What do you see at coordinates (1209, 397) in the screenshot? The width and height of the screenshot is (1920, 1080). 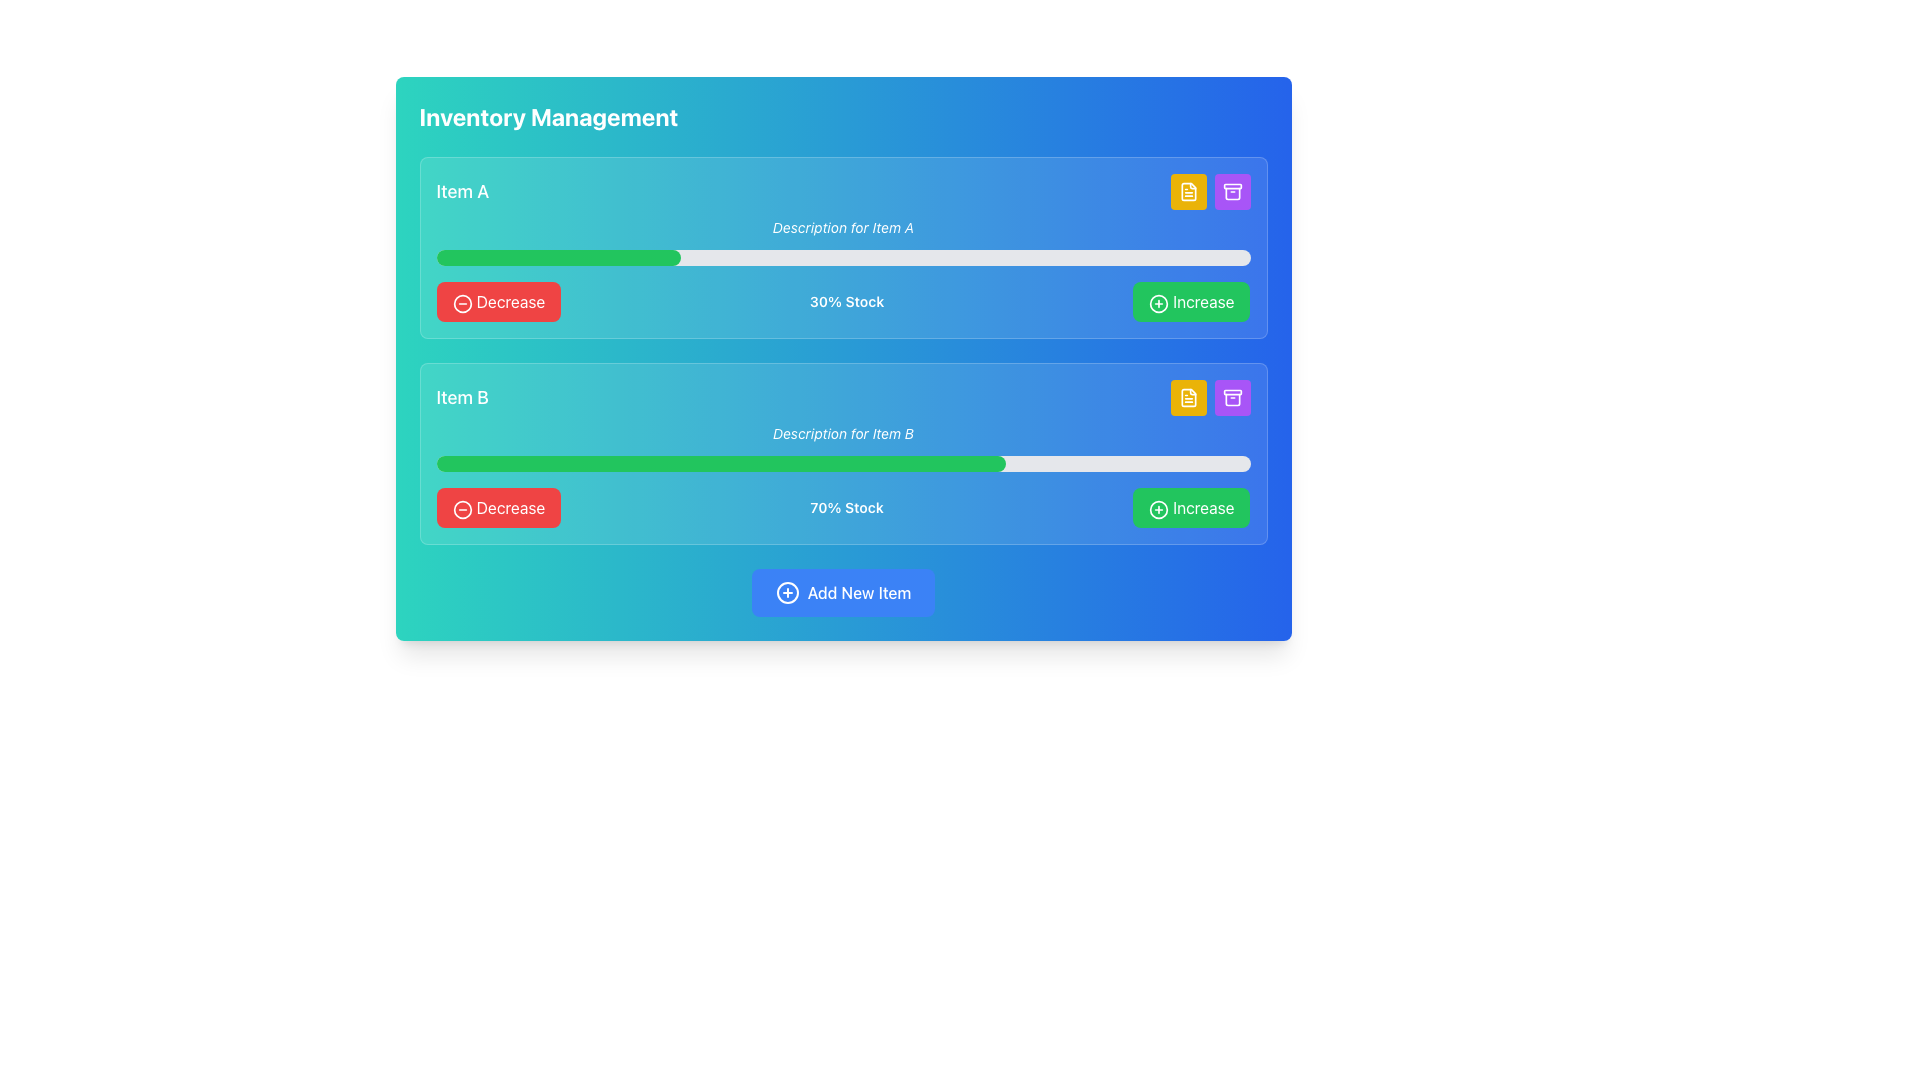 I see `the square button with a yellow background that has a document icon, located in the 'Item B' section, positioned to the left of a purple button` at bounding box center [1209, 397].